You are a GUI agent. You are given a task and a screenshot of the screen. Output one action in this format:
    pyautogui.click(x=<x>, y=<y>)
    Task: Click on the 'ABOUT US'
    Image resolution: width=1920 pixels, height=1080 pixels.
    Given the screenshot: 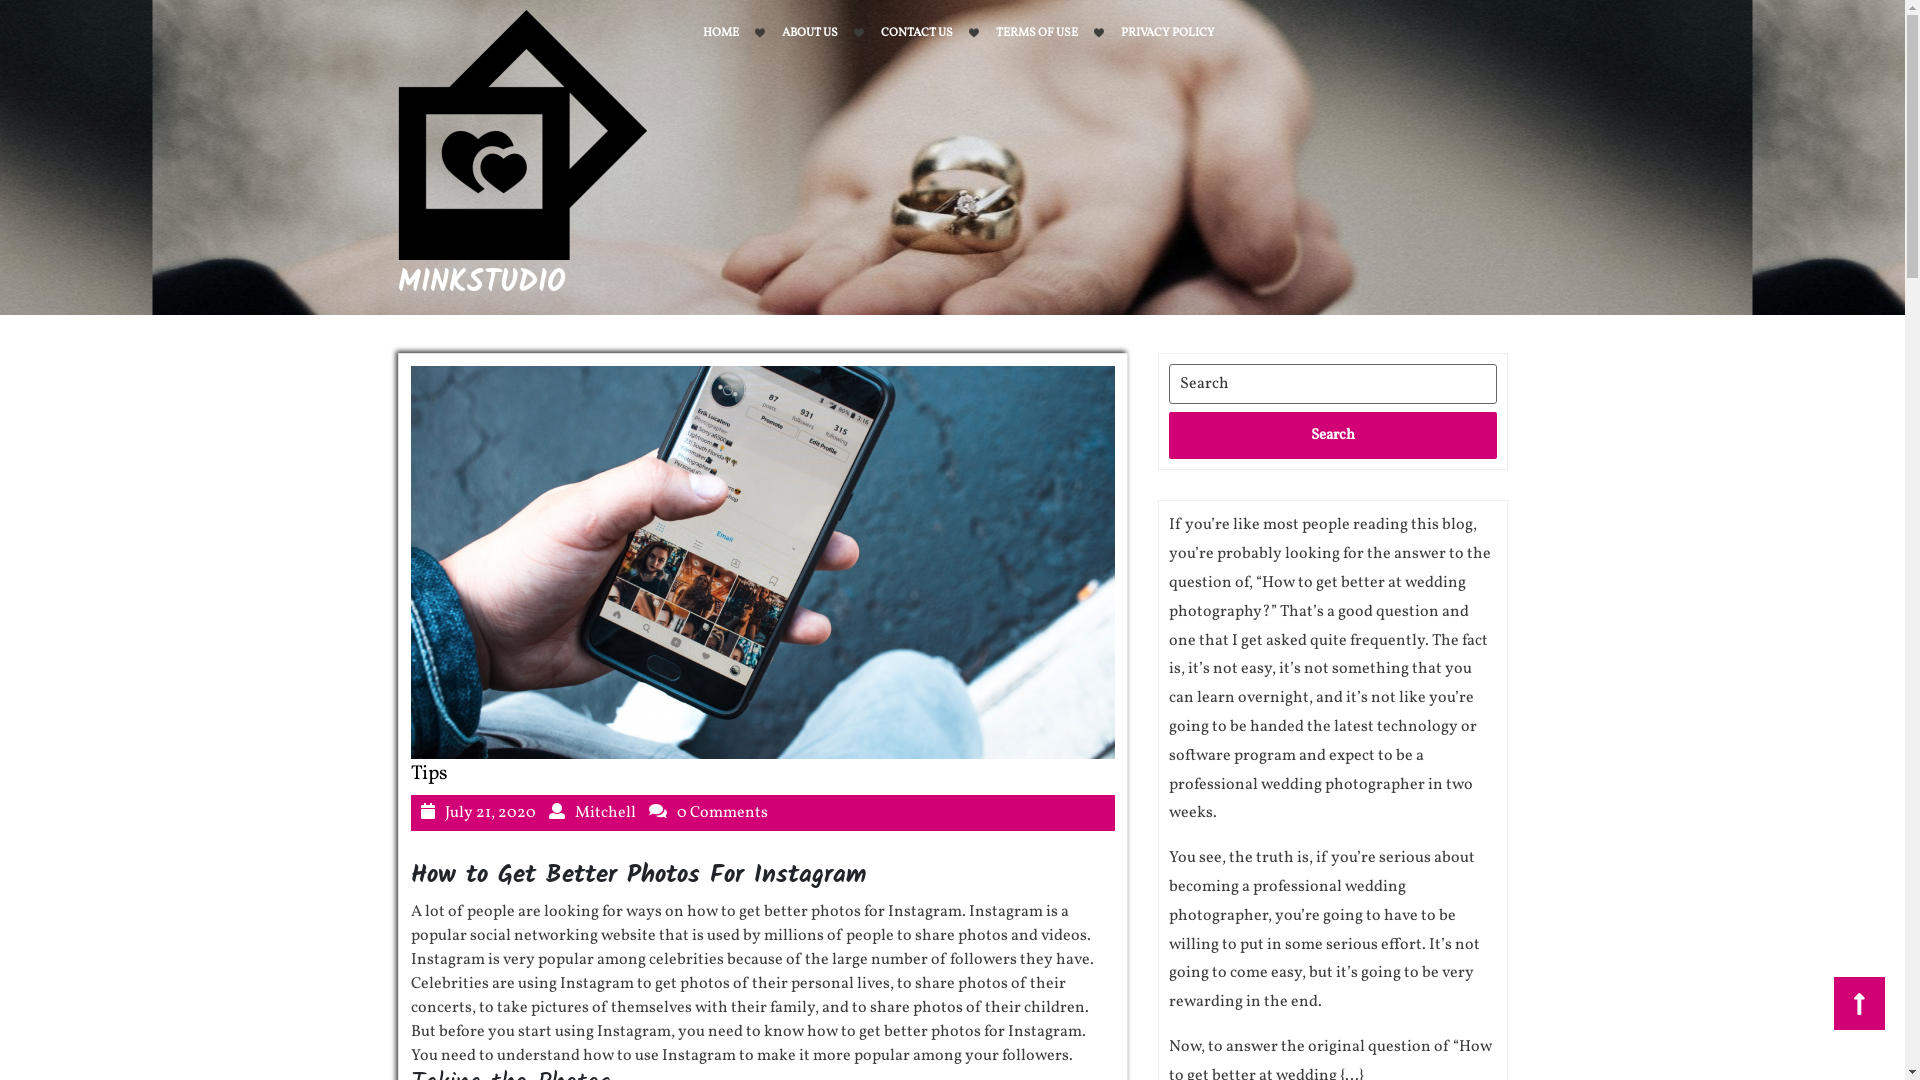 What is the action you would take?
    pyautogui.click(x=810, y=33)
    